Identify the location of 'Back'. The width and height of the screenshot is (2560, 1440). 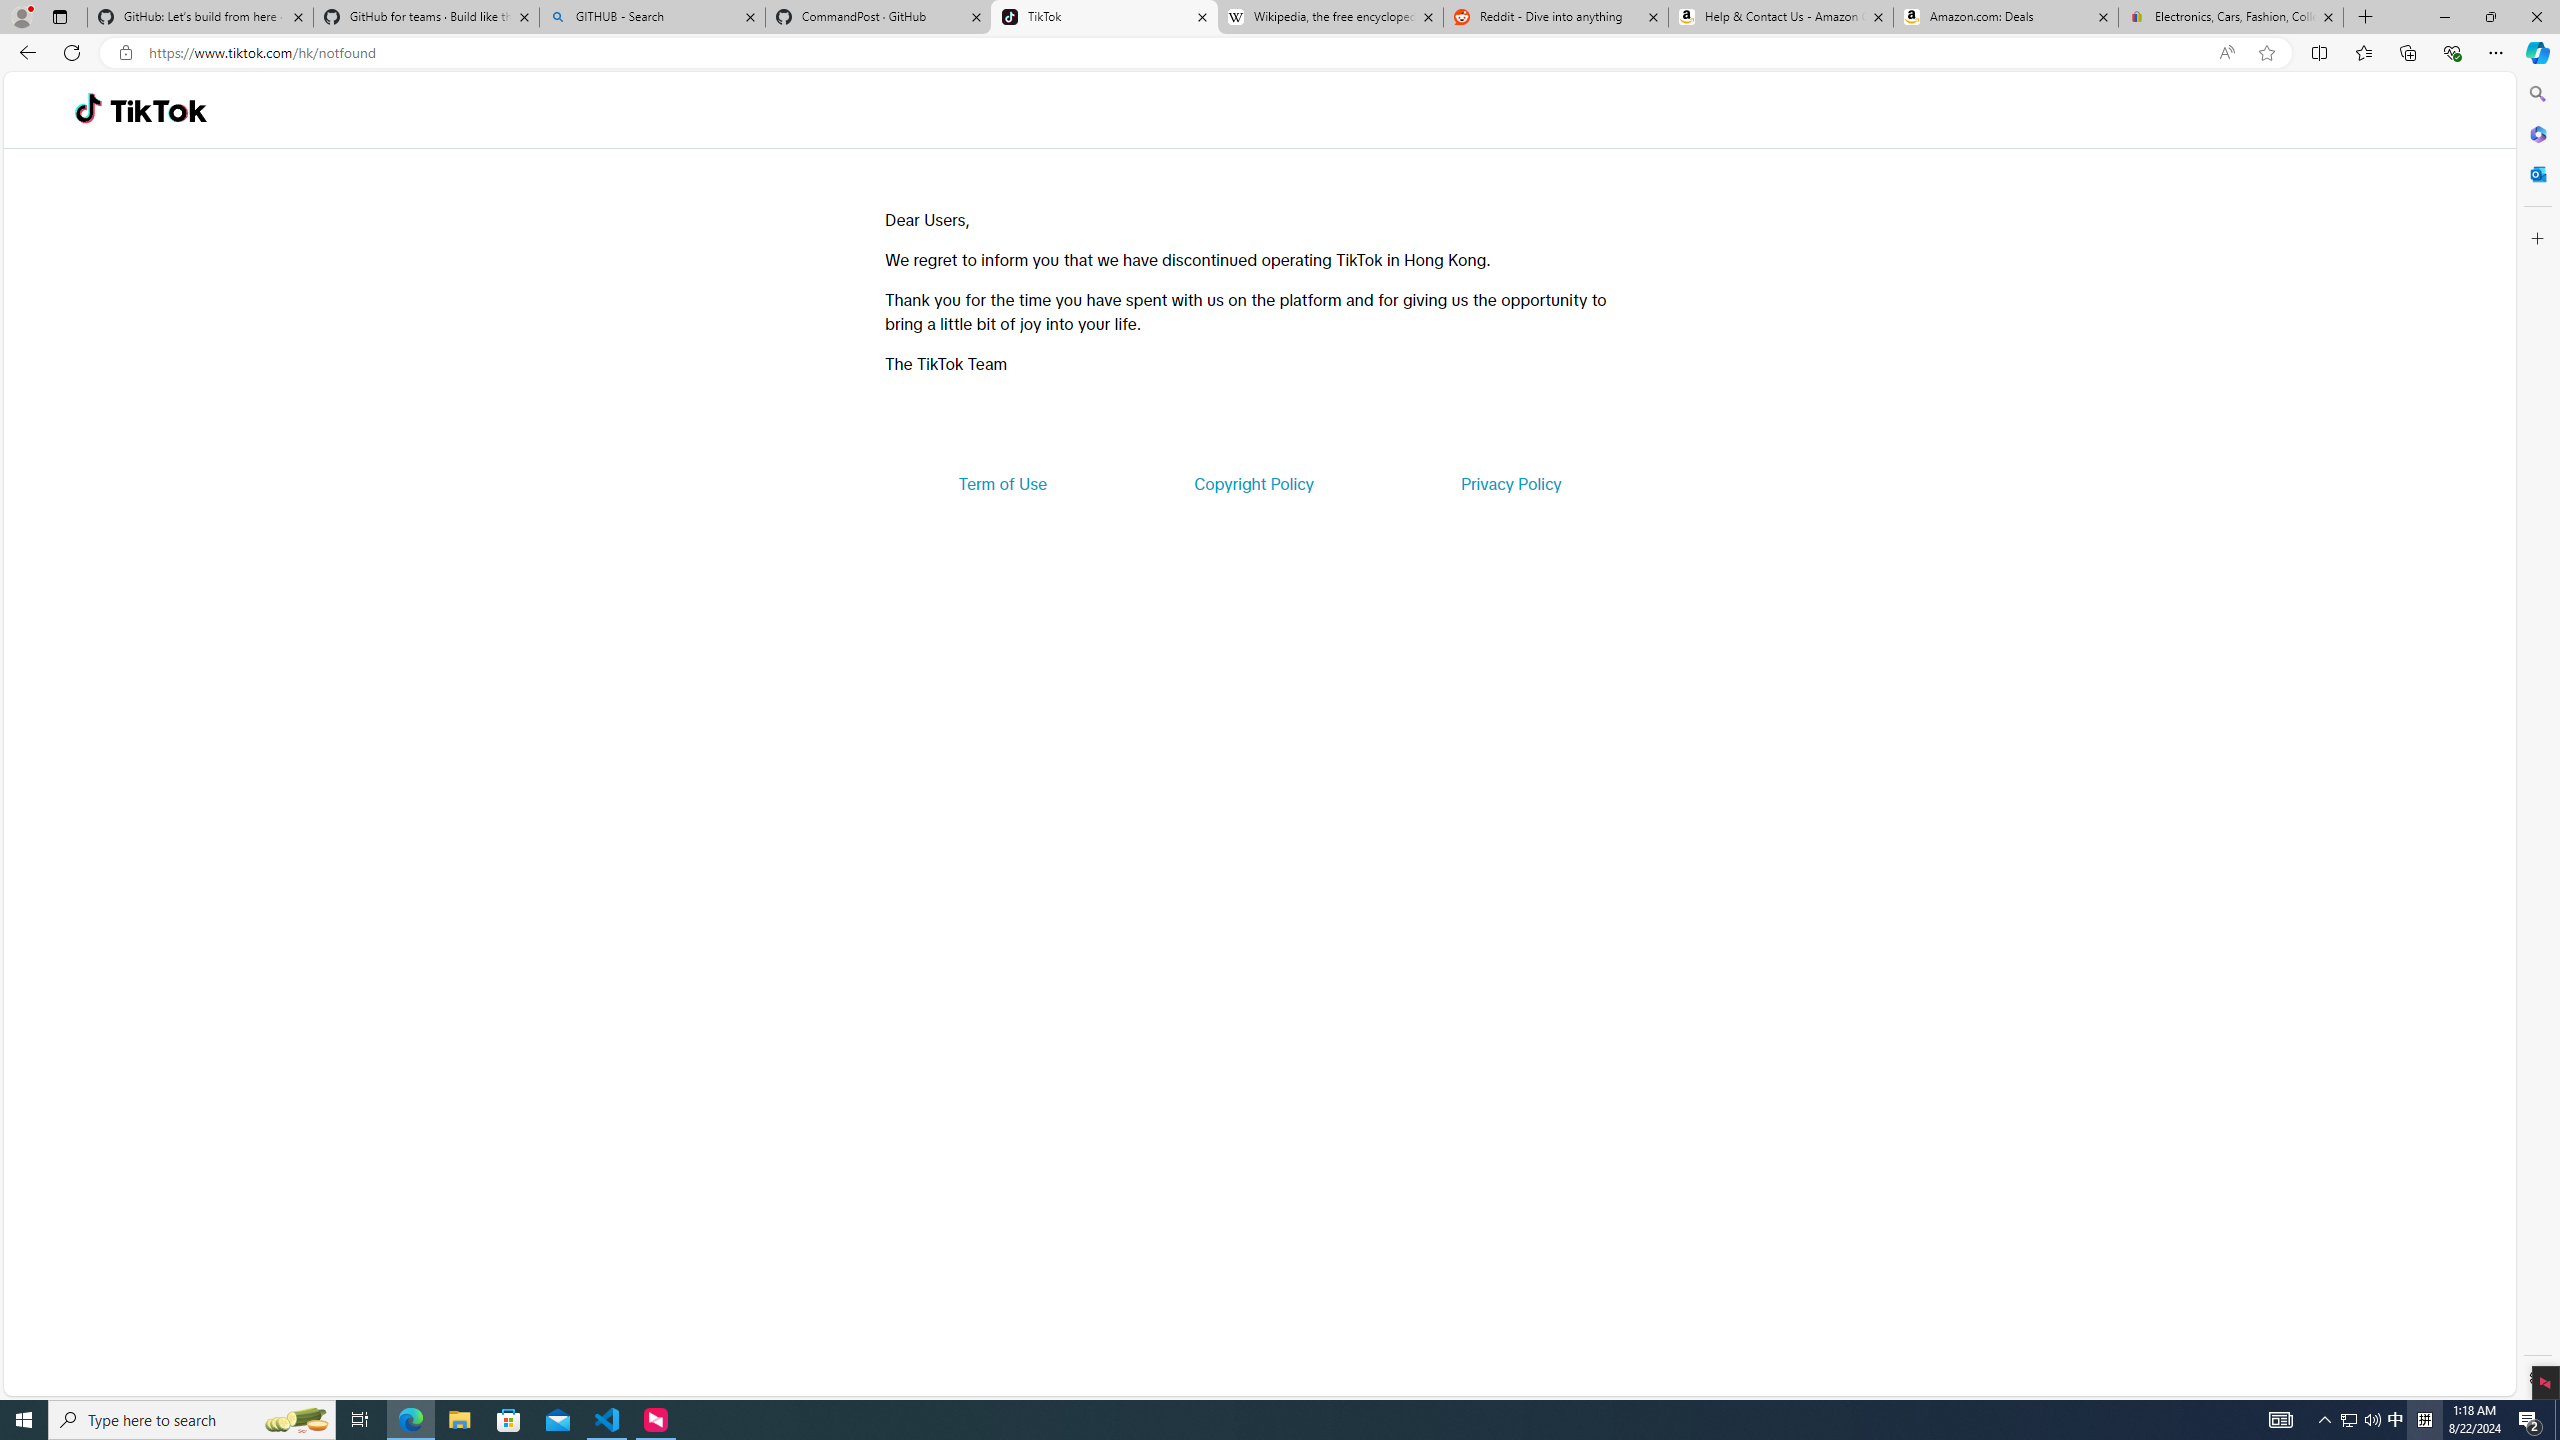
(24, 51).